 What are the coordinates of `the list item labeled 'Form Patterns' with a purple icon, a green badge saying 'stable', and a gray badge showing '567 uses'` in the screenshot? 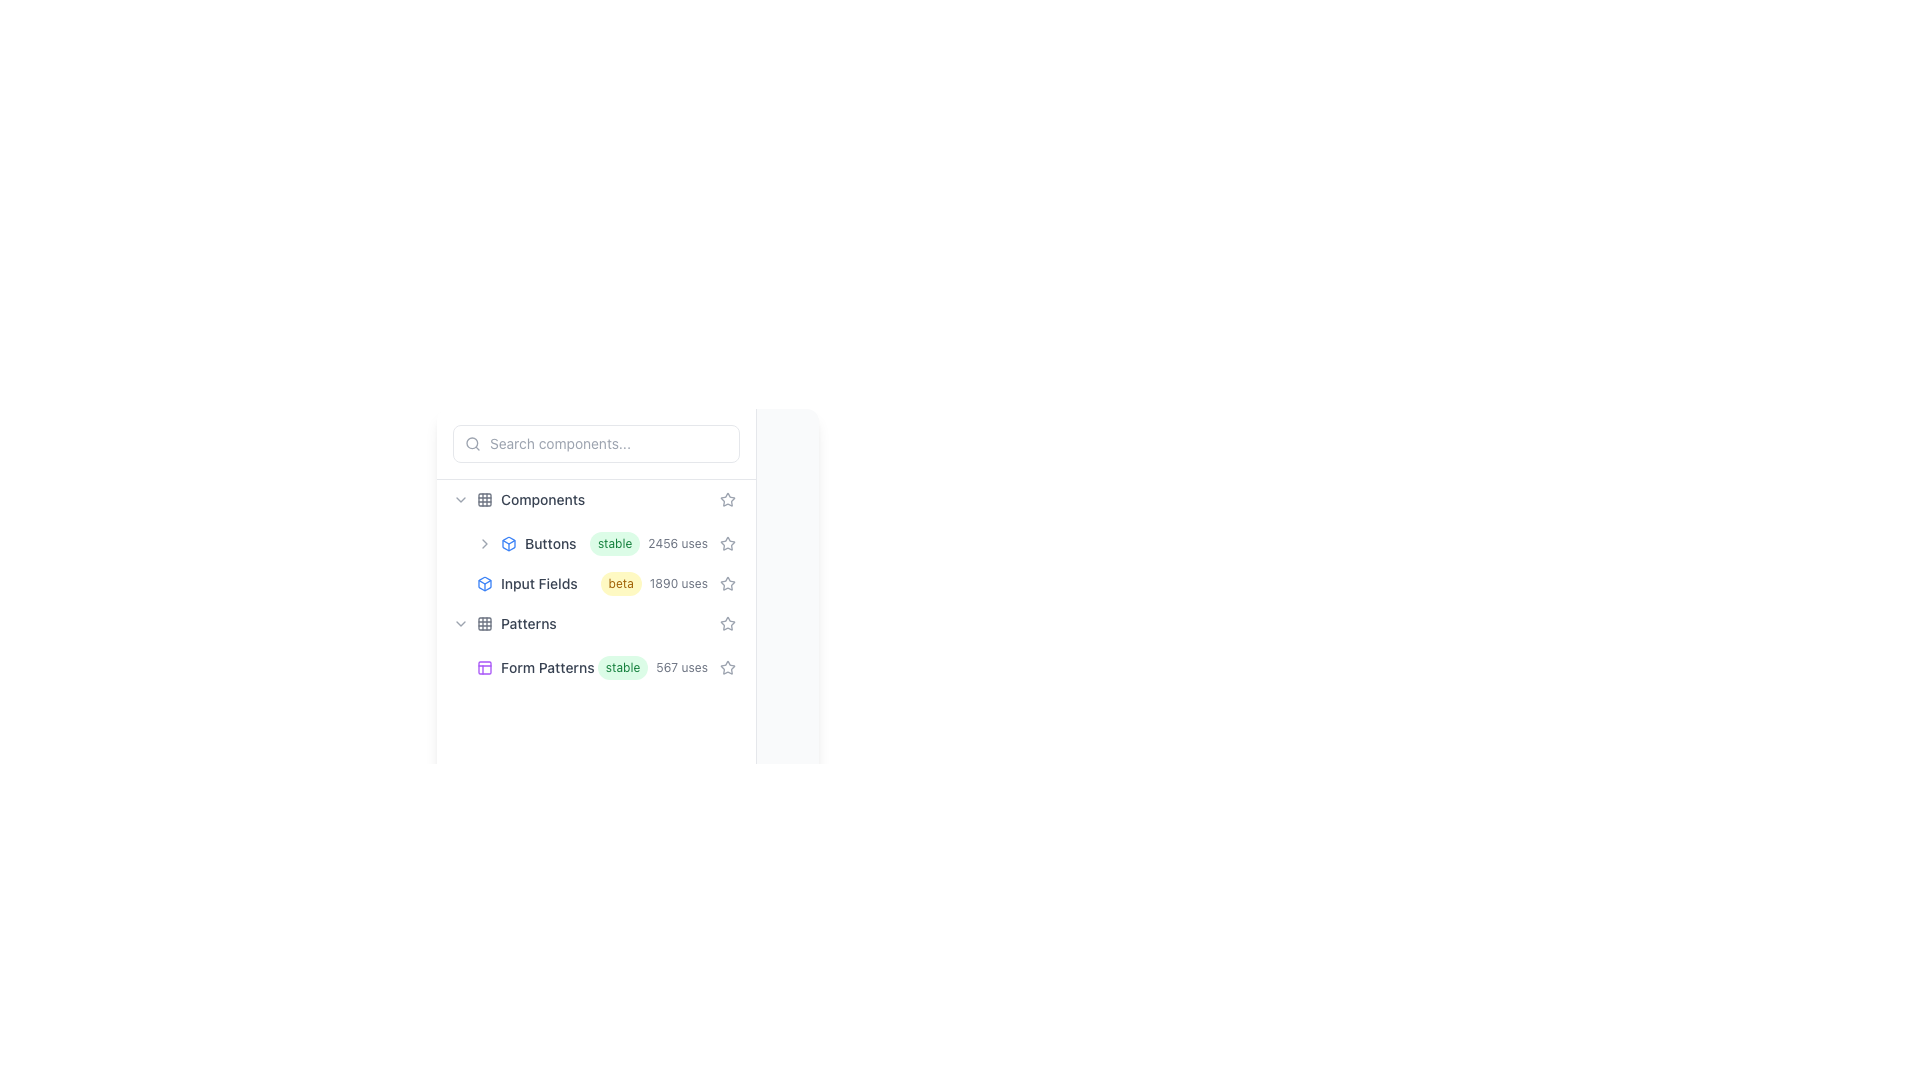 It's located at (595, 667).